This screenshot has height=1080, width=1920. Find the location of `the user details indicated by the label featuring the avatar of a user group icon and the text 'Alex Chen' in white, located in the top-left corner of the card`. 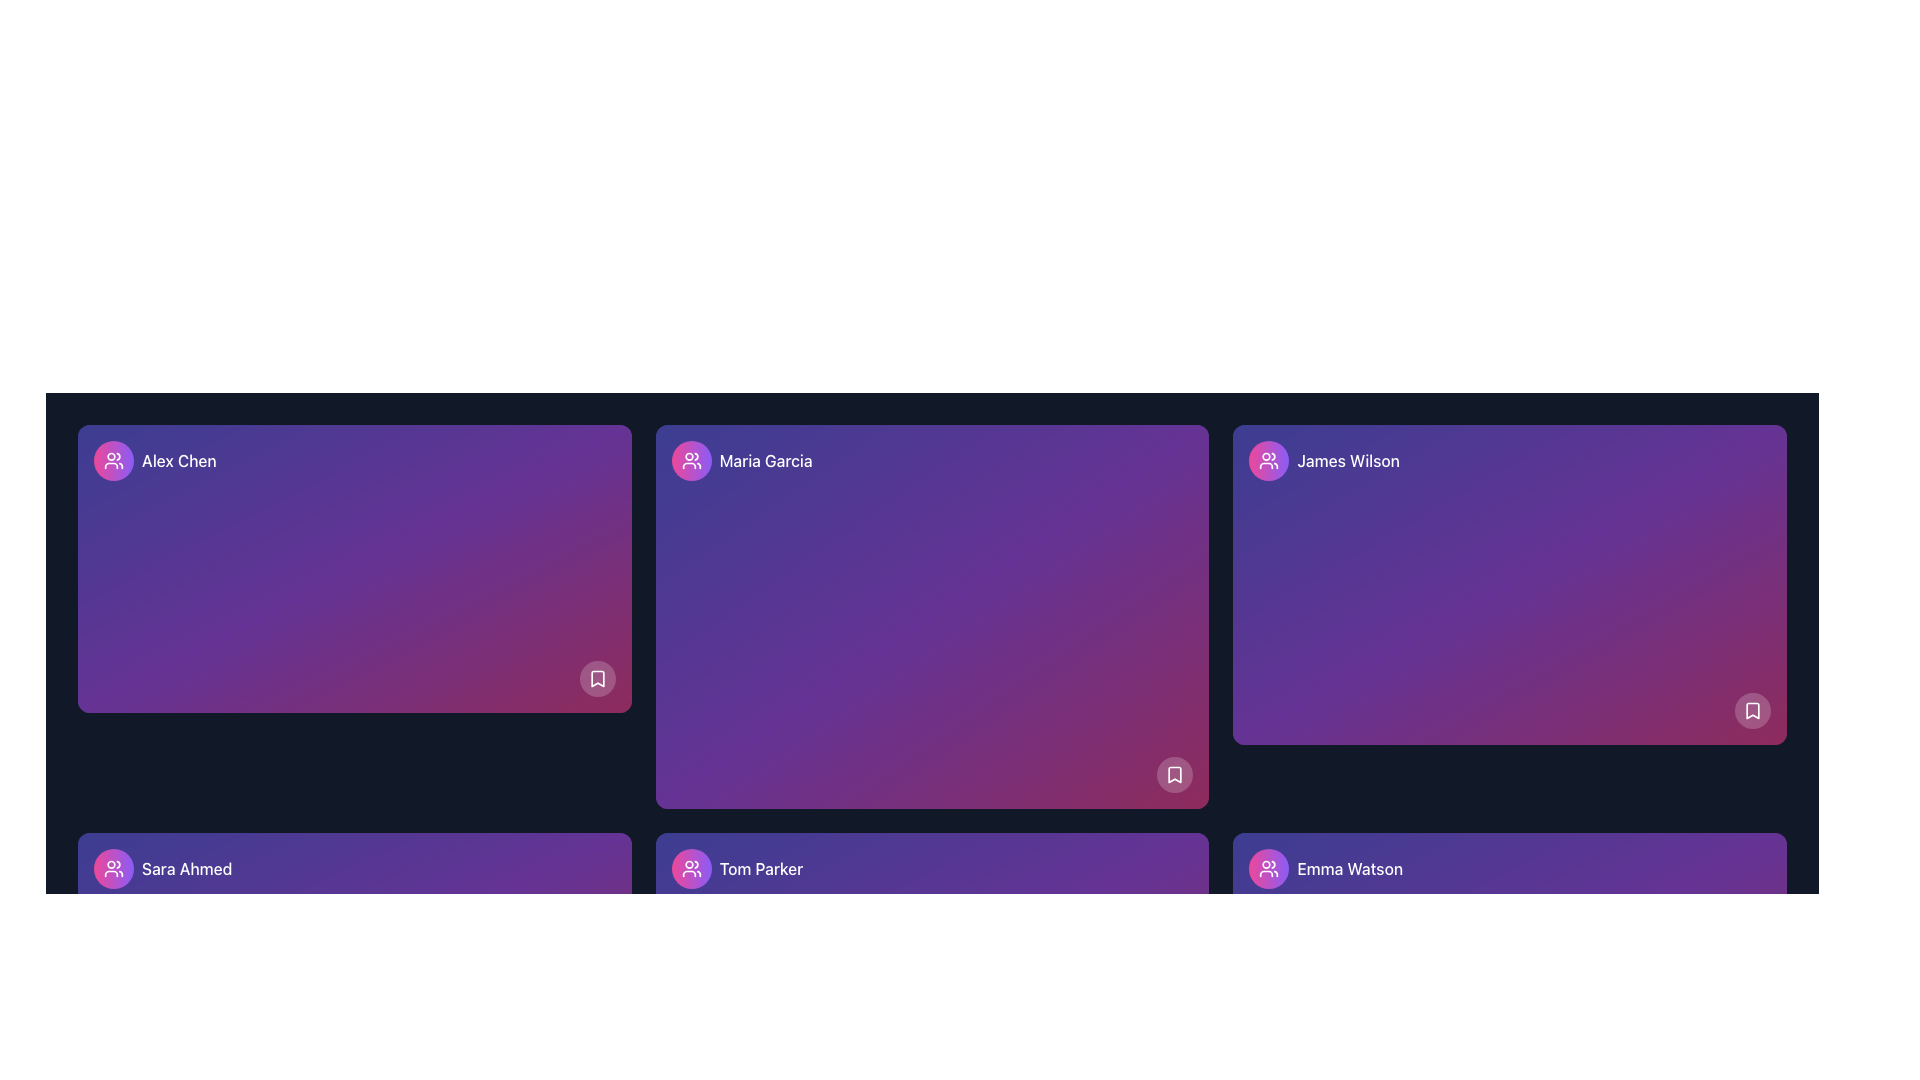

the user details indicated by the label featuring the avatar of a user group icon and the text 'Alex Chen' in white, located in the top-left corner of the card is located at coordinates (154, 461).